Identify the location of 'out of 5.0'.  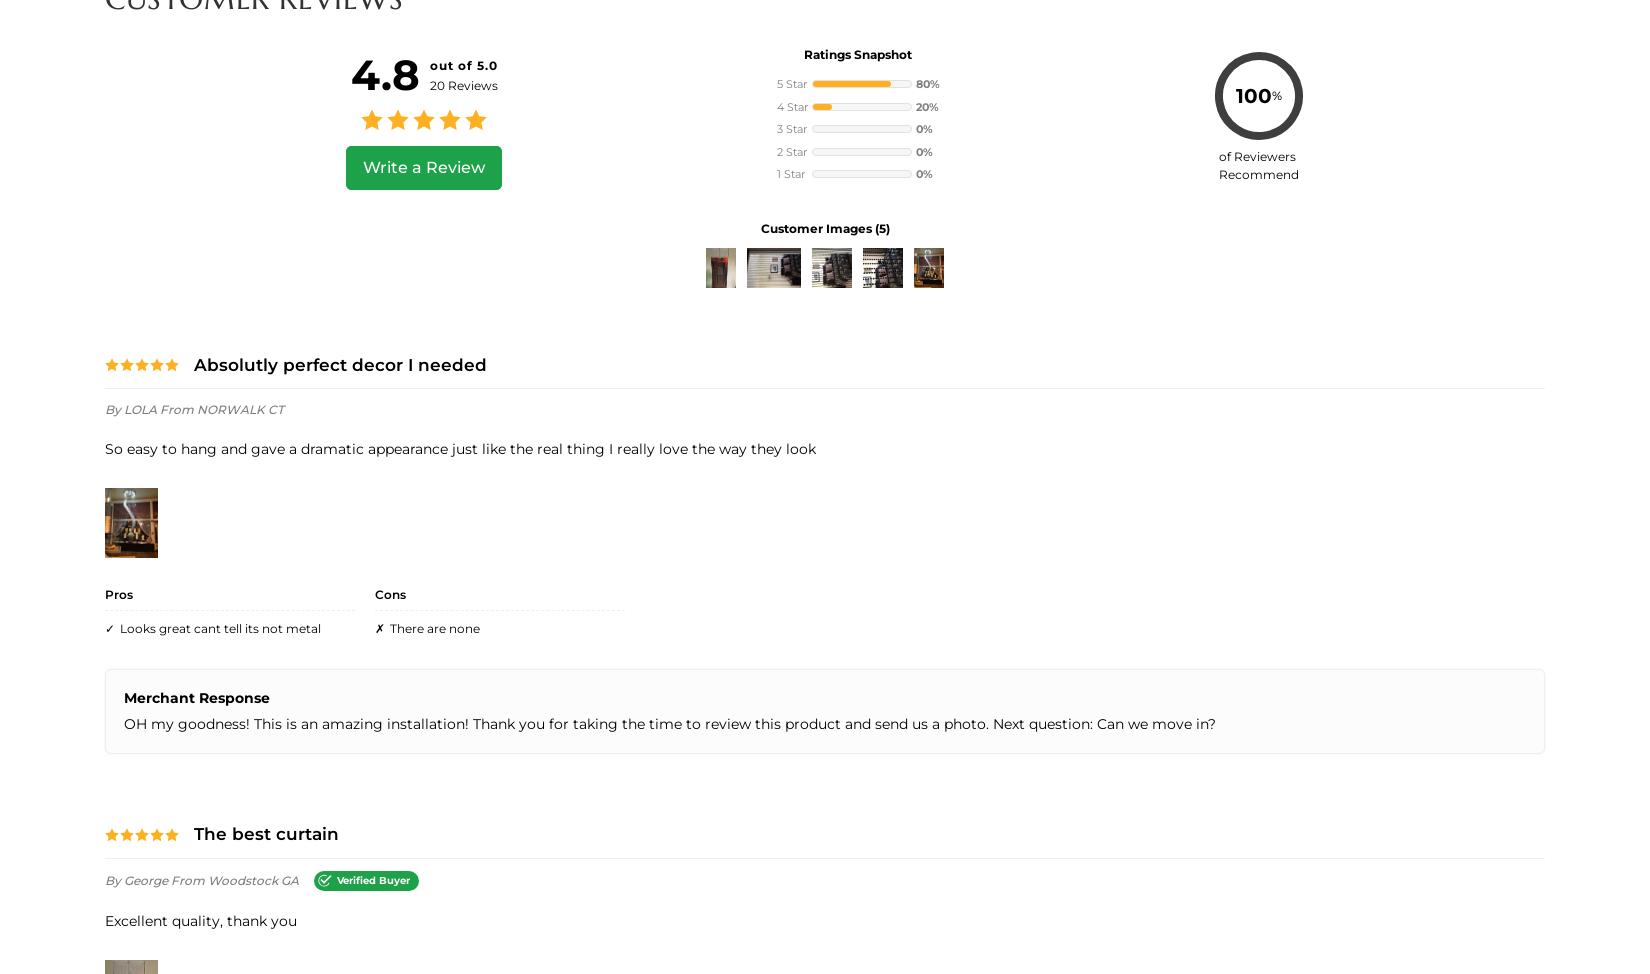
(461, 64).